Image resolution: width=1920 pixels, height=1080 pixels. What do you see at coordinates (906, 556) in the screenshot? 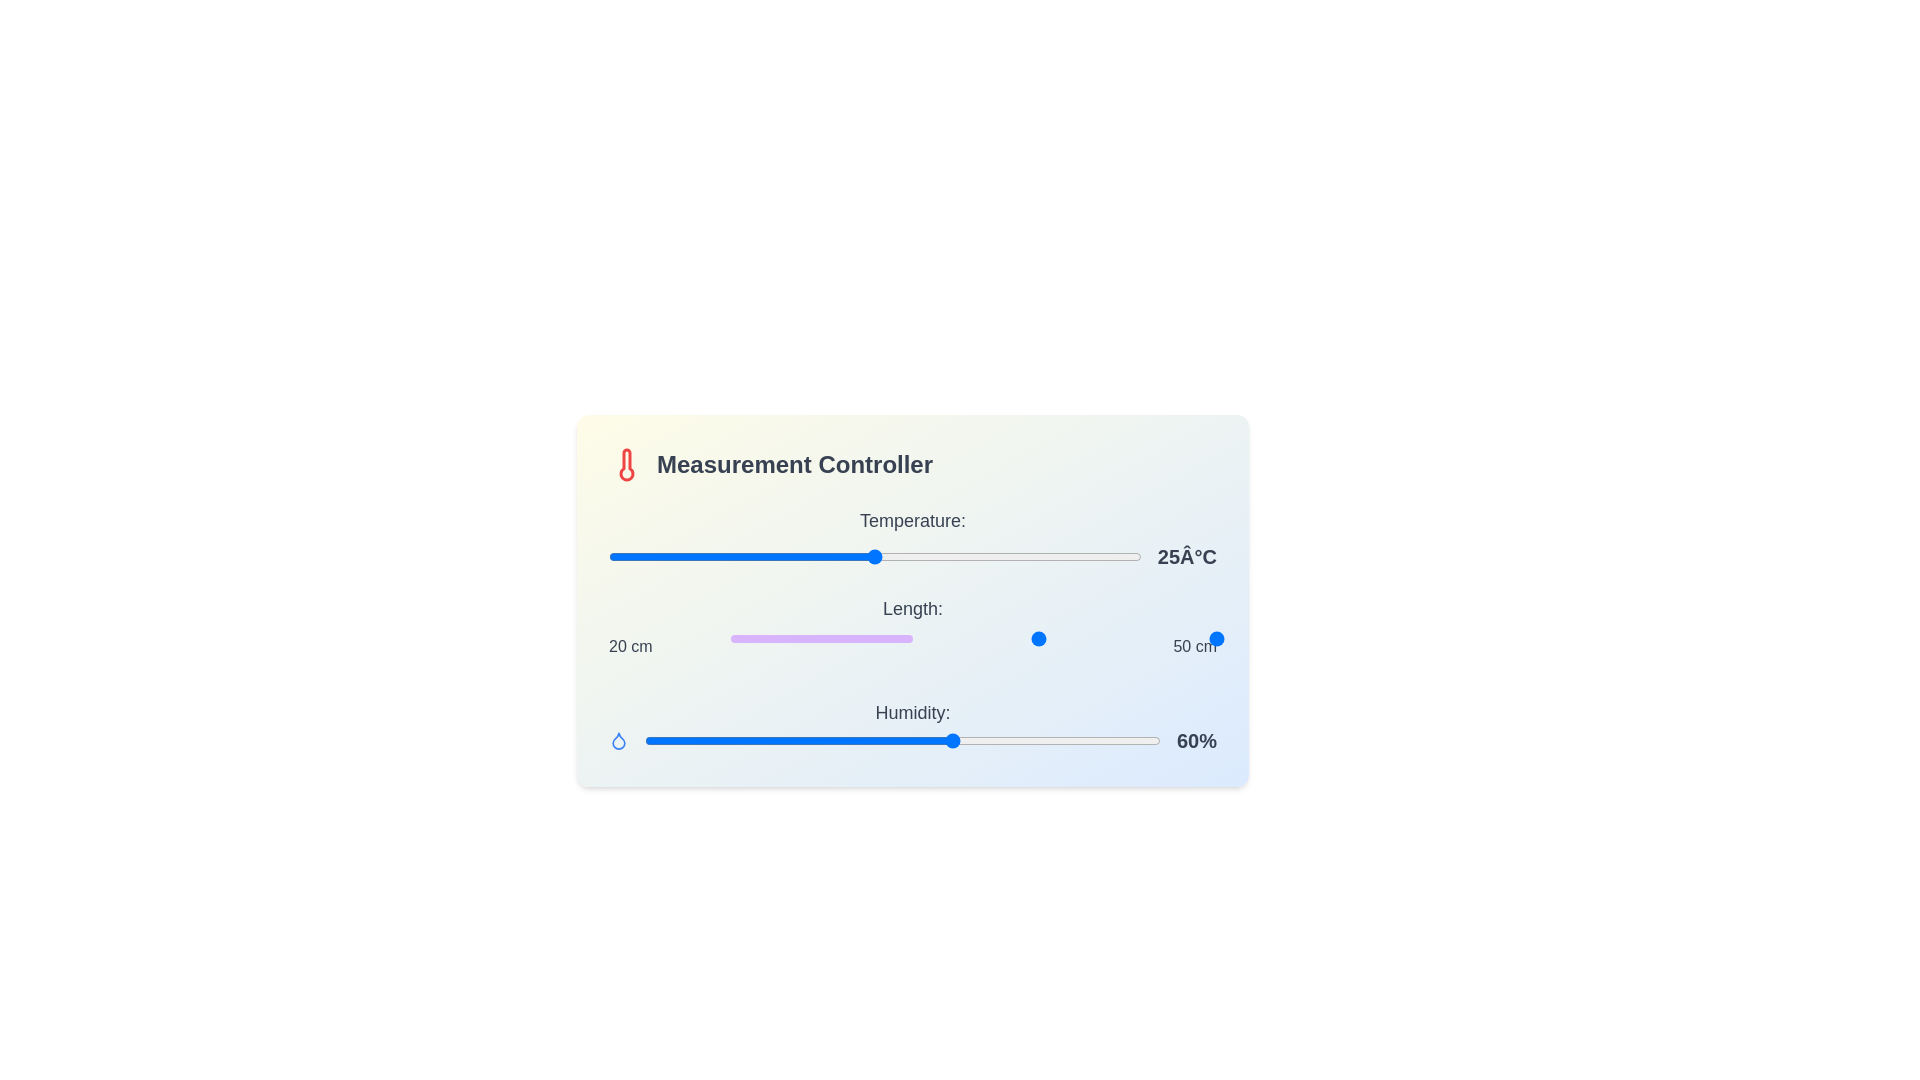
I see `the slider` at bounding box center [906, 556].